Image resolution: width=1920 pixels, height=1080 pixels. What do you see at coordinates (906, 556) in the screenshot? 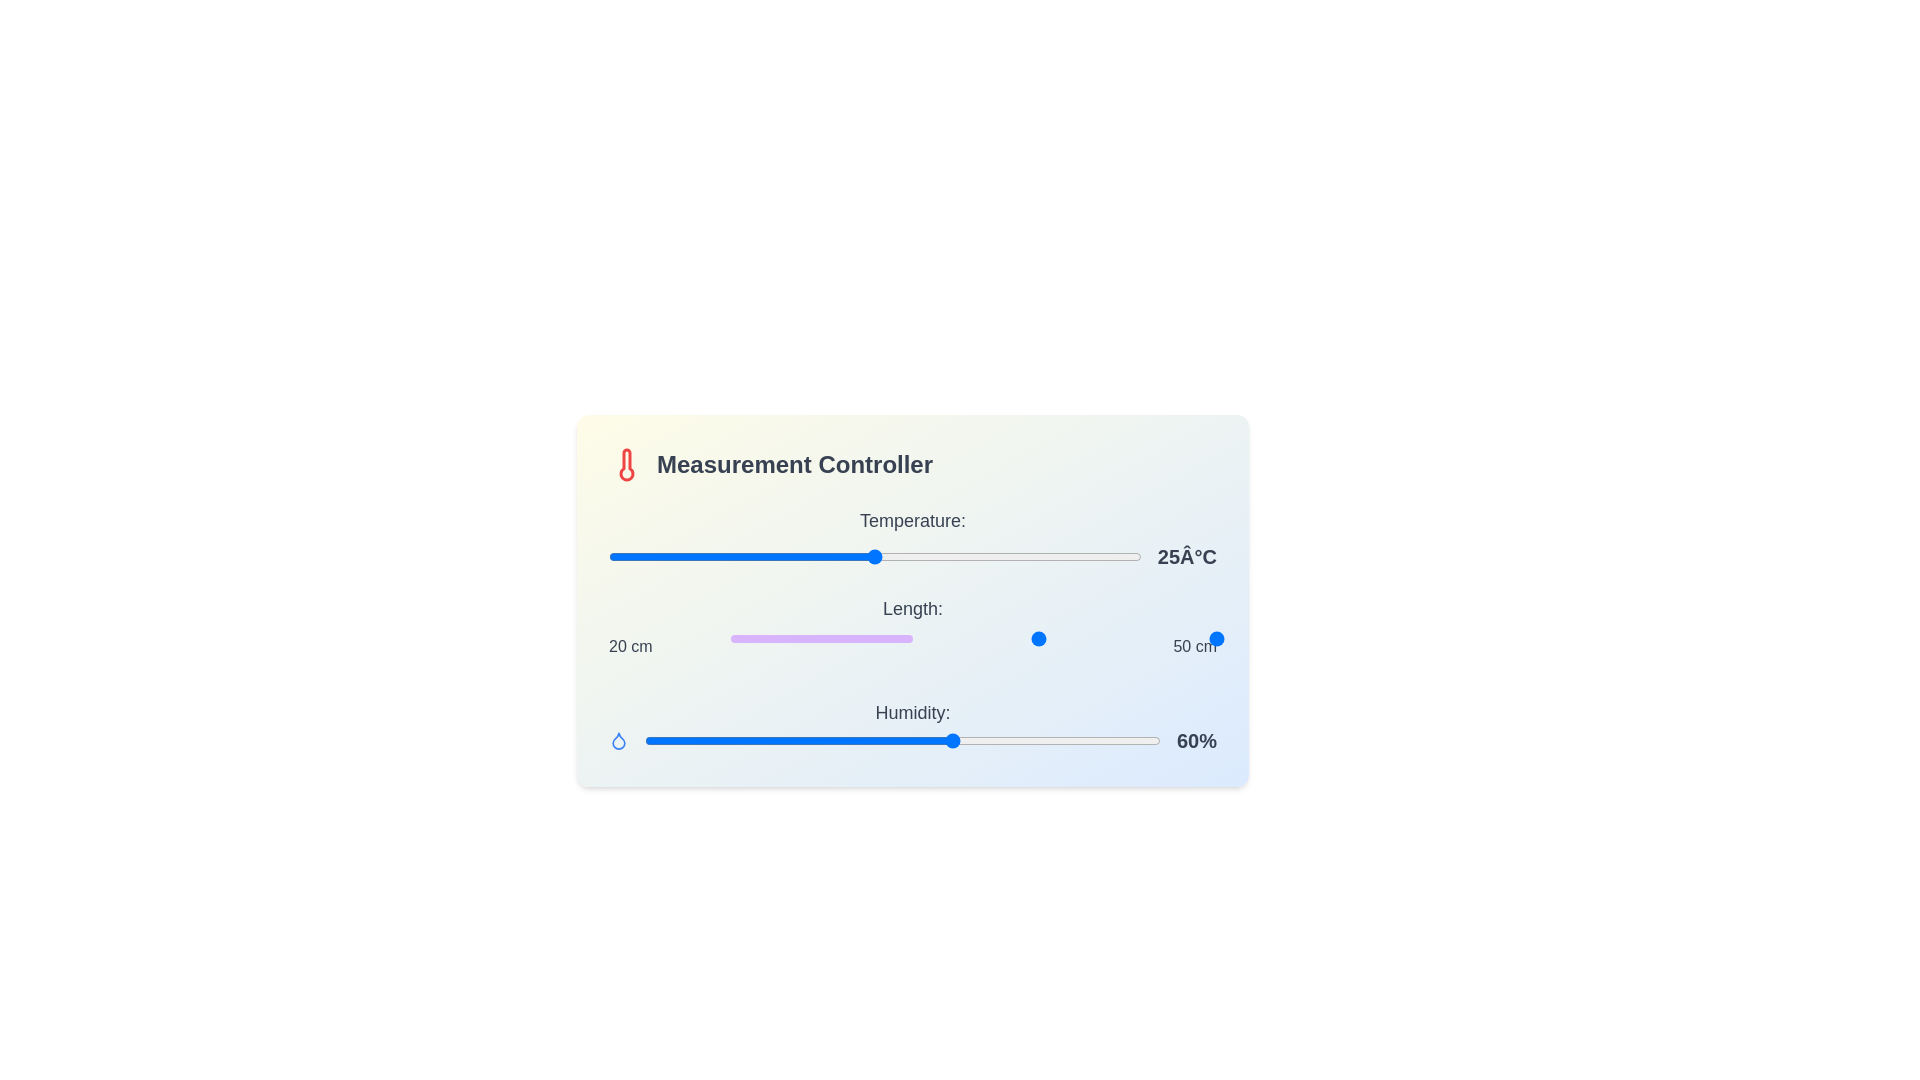
I see `the slider` at bounding box center [906, 556].